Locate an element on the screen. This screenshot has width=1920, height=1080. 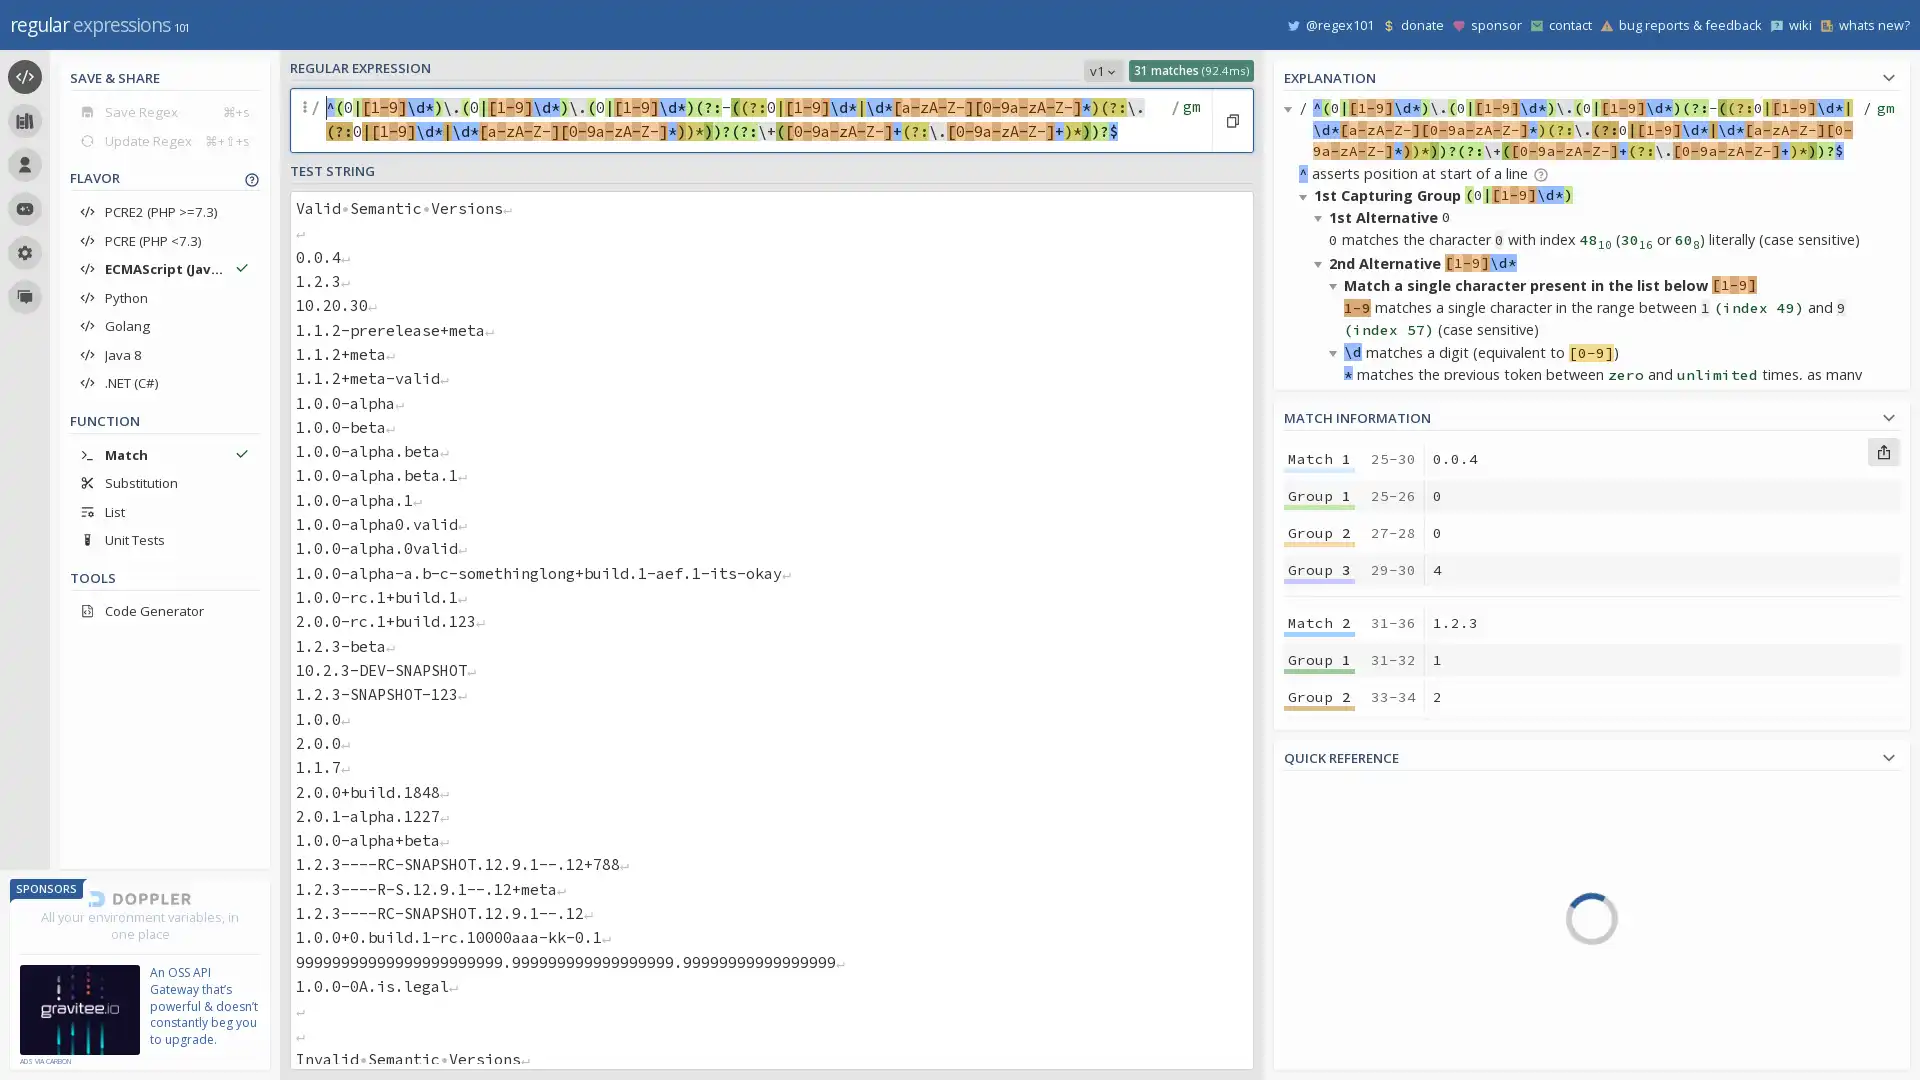
Substitution is located at coordinates (164, 482).